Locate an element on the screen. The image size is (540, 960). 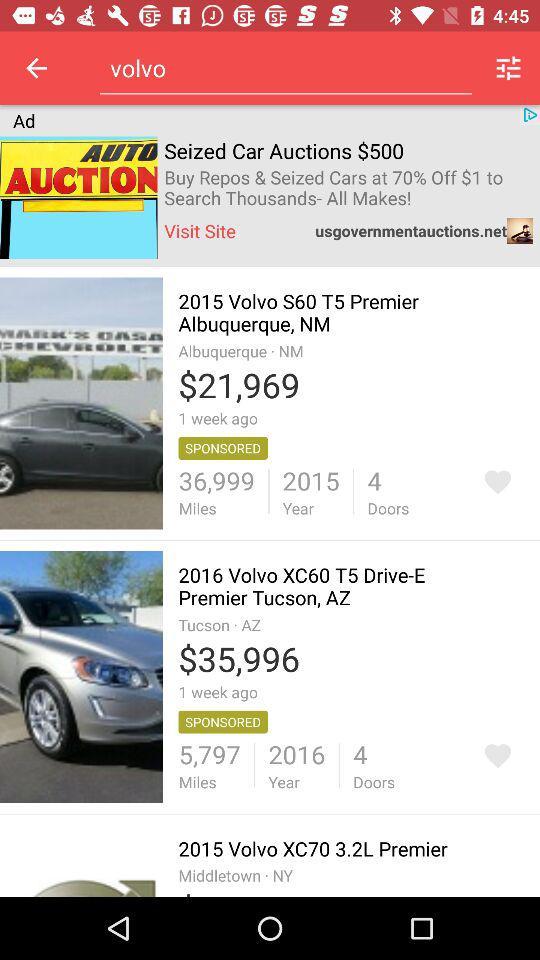
the advertisement is located at coordinates (496, 755).